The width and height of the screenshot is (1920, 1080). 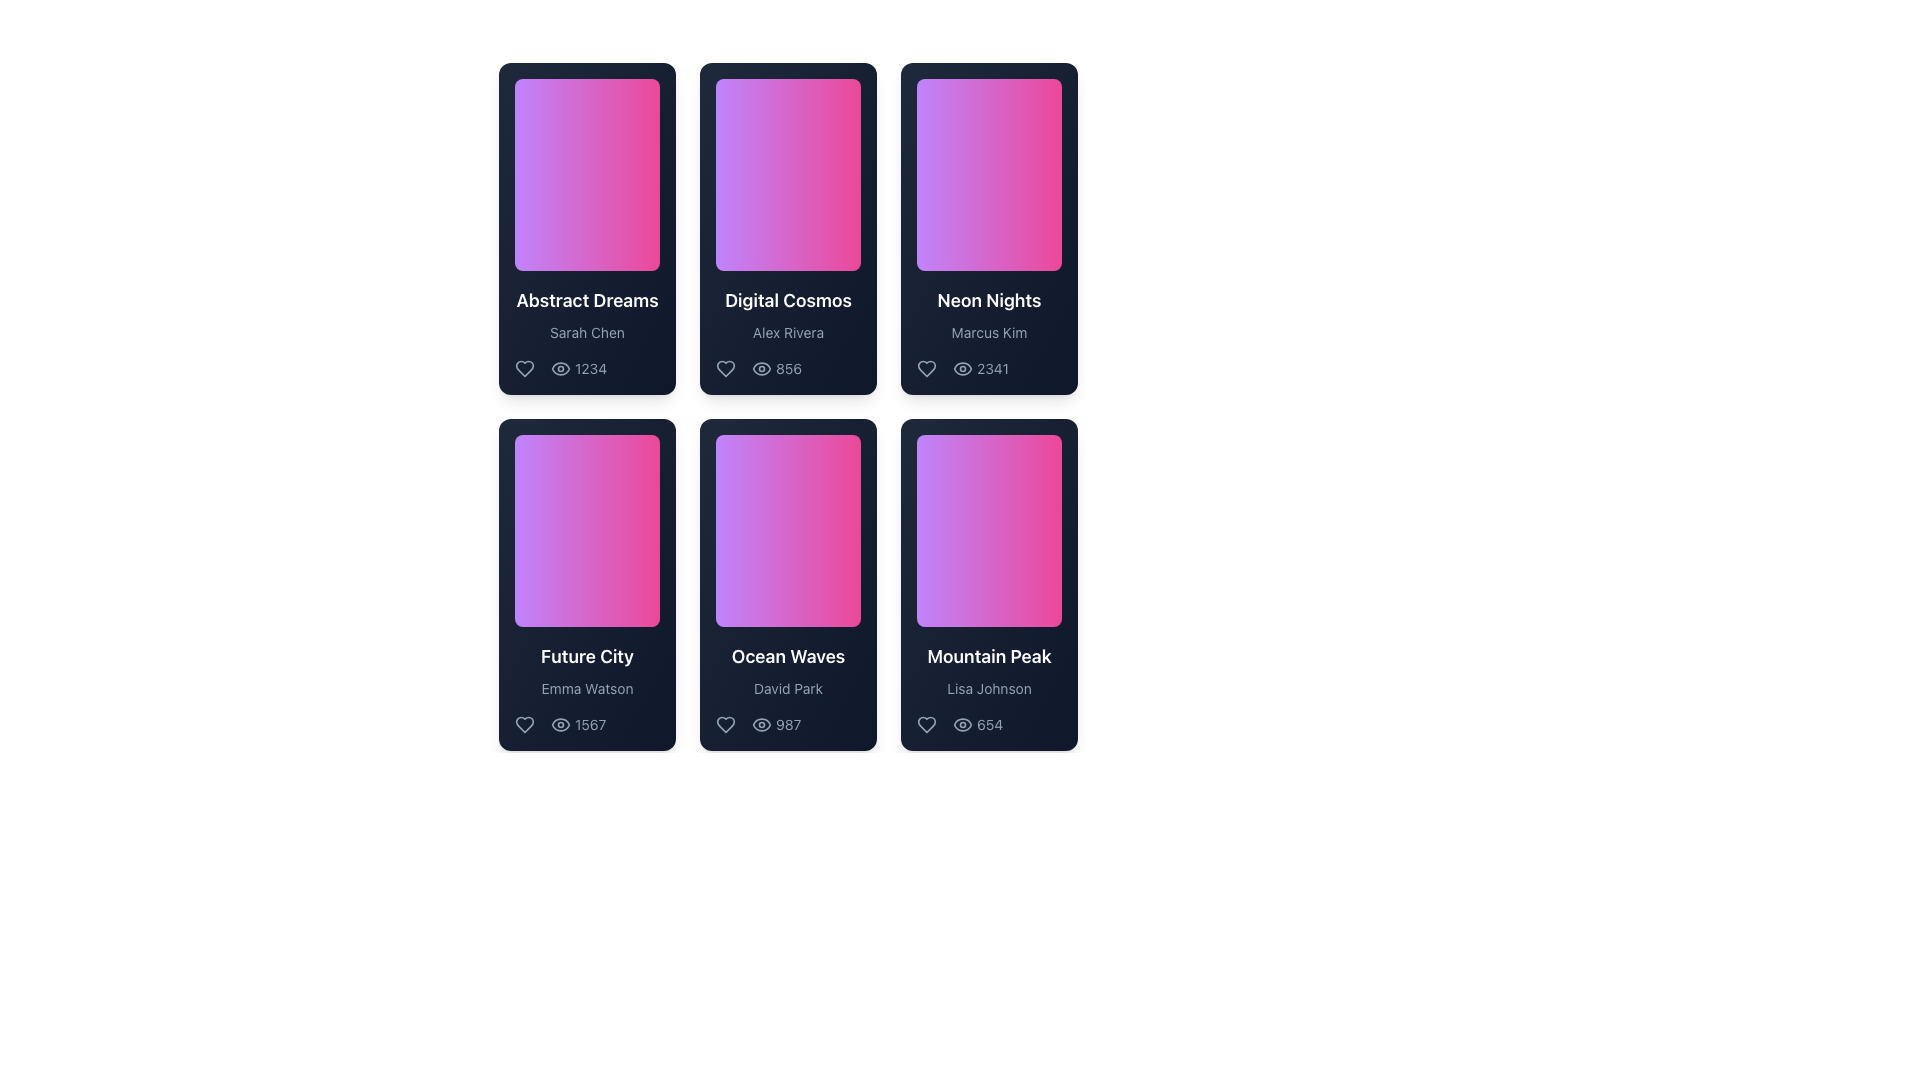 I want to click on the text element displaying the author's or user's name associated with the card content, located below the title 'Neon Nights' in the top-right corner of the card layout, so click(x=989, y=331).